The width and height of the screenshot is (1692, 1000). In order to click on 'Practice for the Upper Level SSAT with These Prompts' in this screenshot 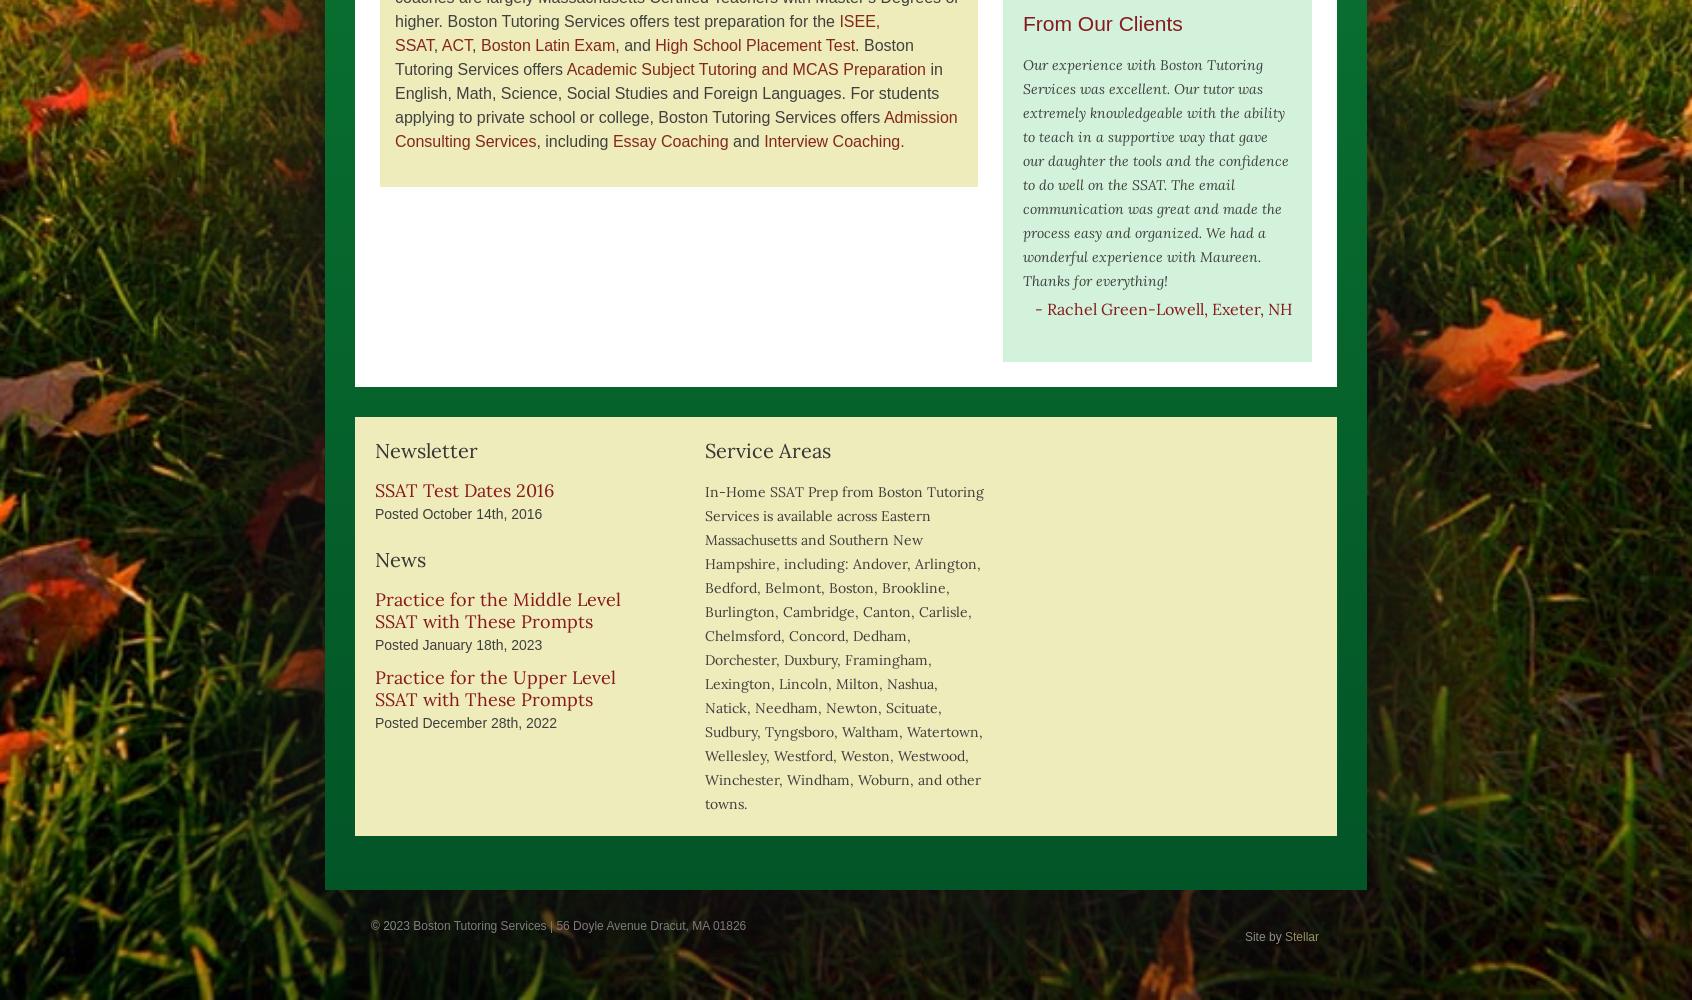, I will do `click(495, 688)`.